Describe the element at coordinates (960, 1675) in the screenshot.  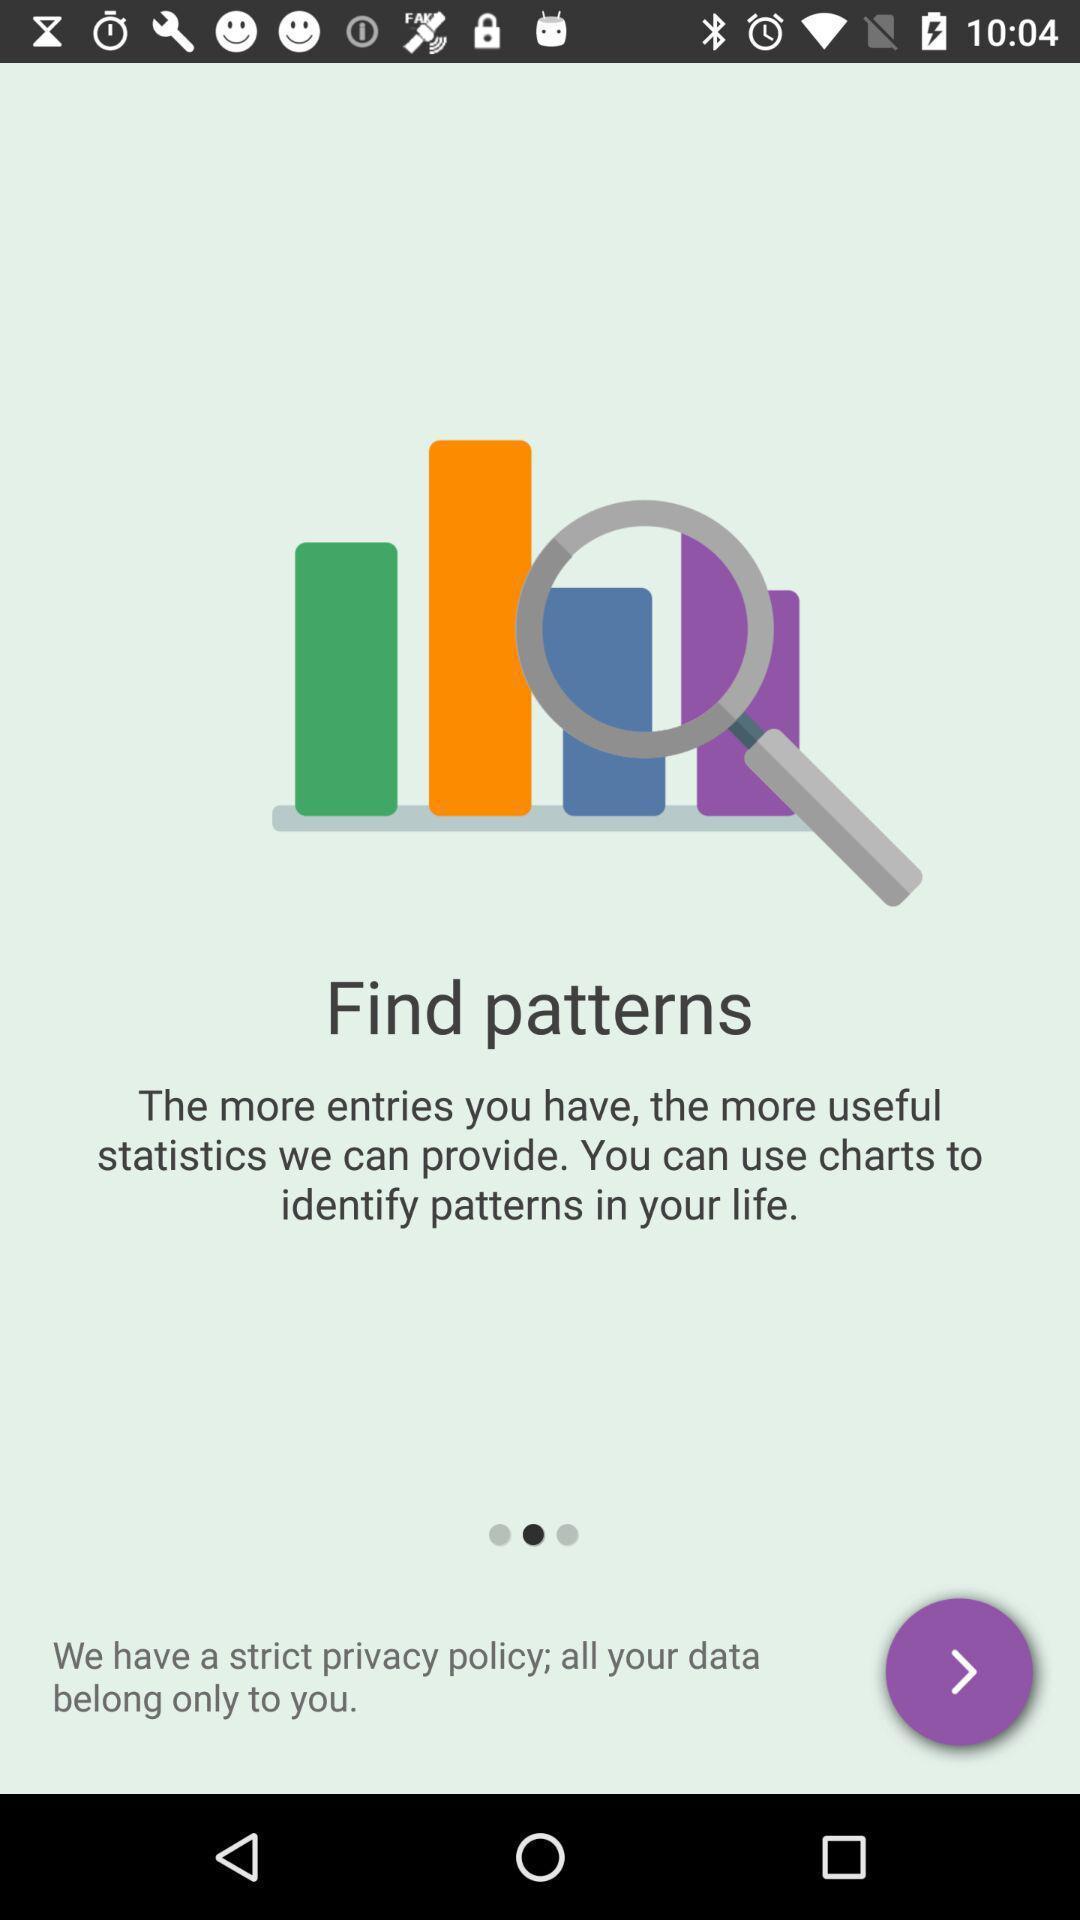
I see `the item at the bottom right corner` at that location.